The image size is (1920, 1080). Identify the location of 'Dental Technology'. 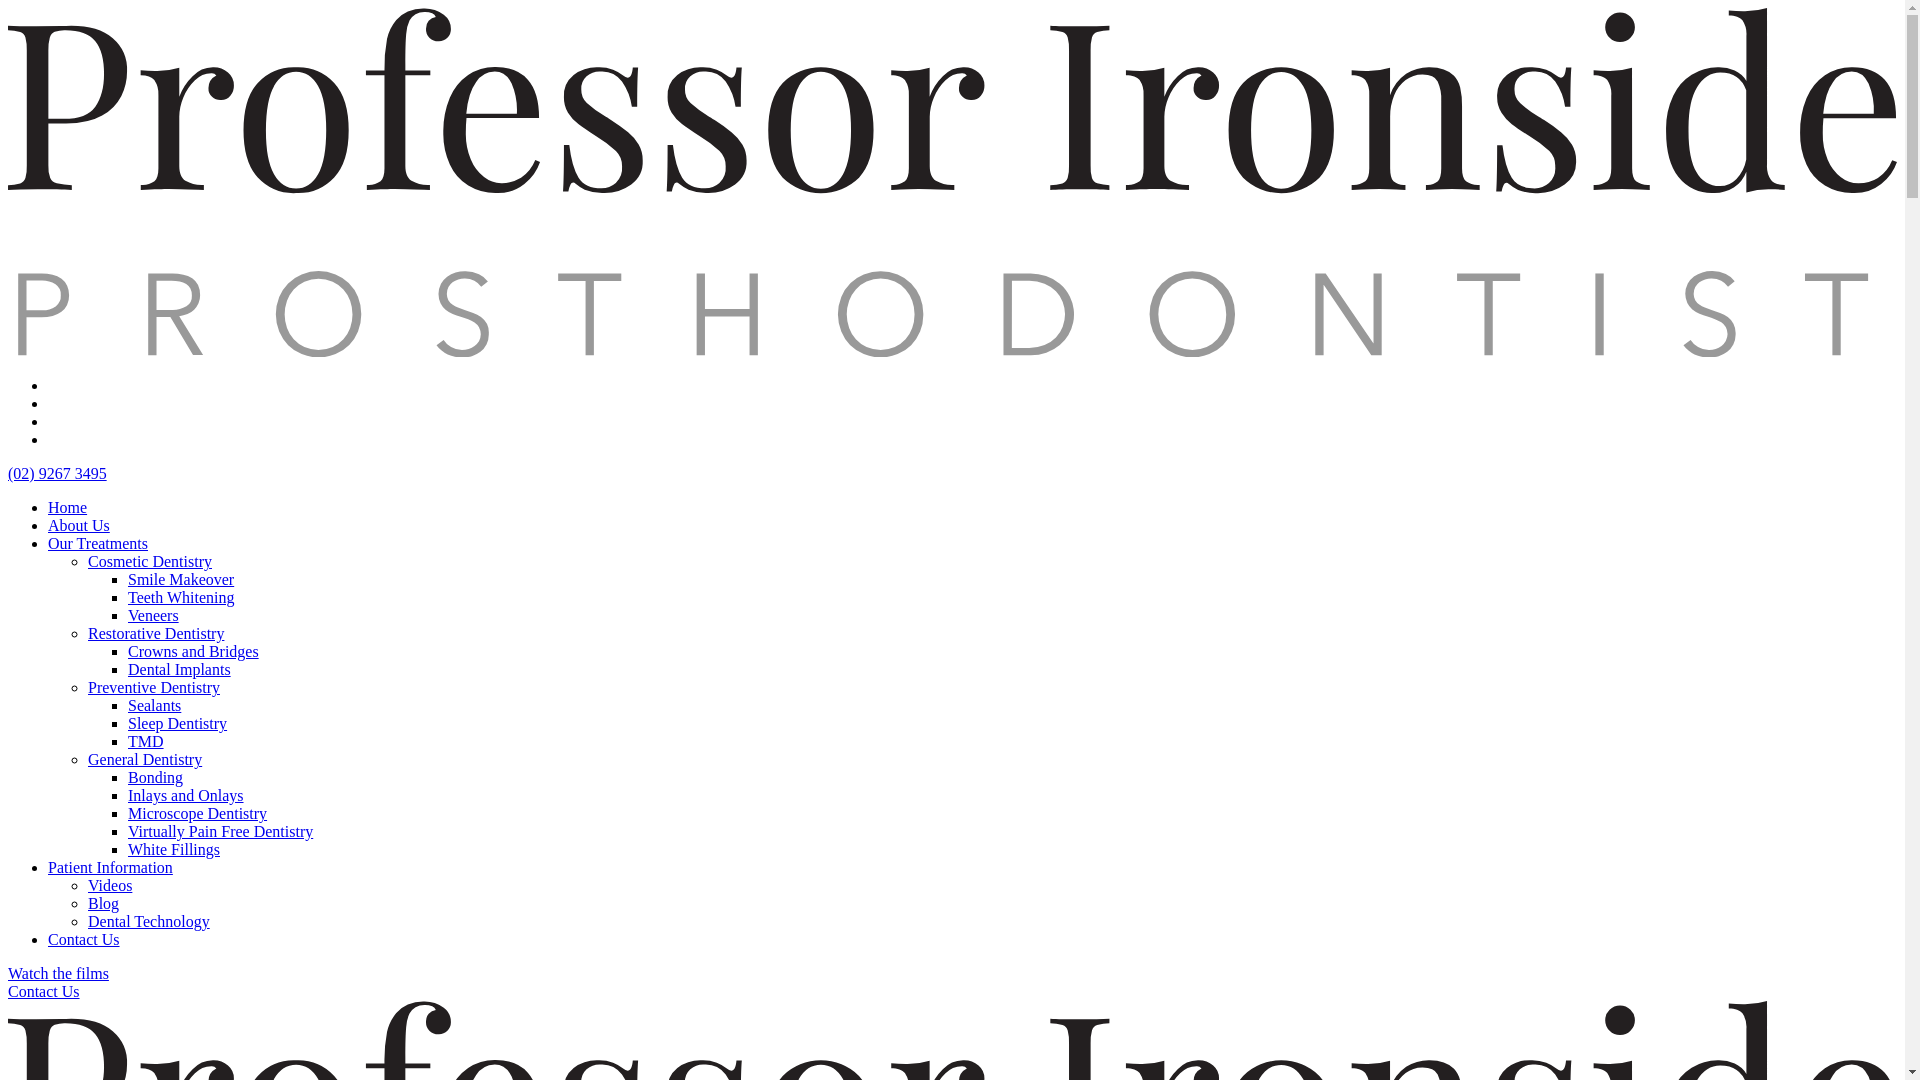
(147, 921).